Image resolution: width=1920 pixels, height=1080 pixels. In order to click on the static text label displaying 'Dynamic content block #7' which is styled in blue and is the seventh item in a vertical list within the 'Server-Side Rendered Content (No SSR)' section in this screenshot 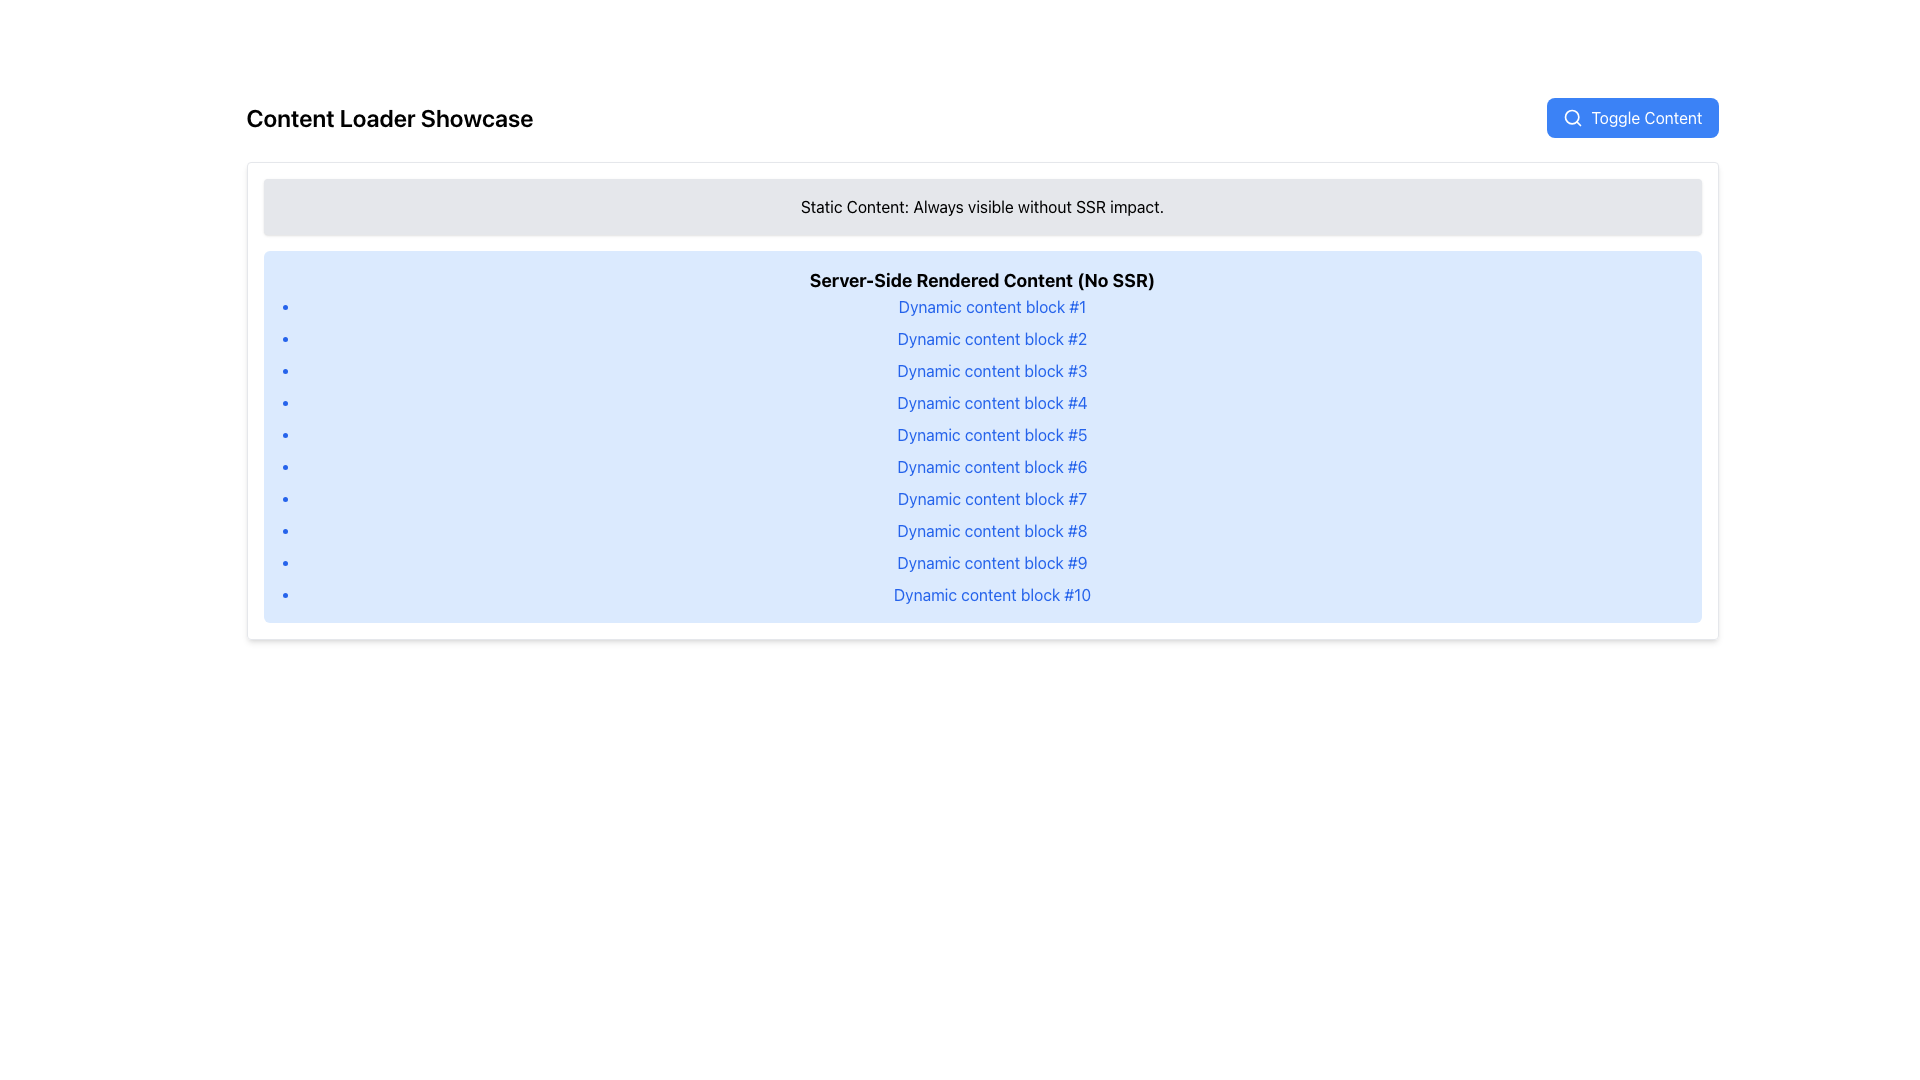, I will do `click(992, 497)`.